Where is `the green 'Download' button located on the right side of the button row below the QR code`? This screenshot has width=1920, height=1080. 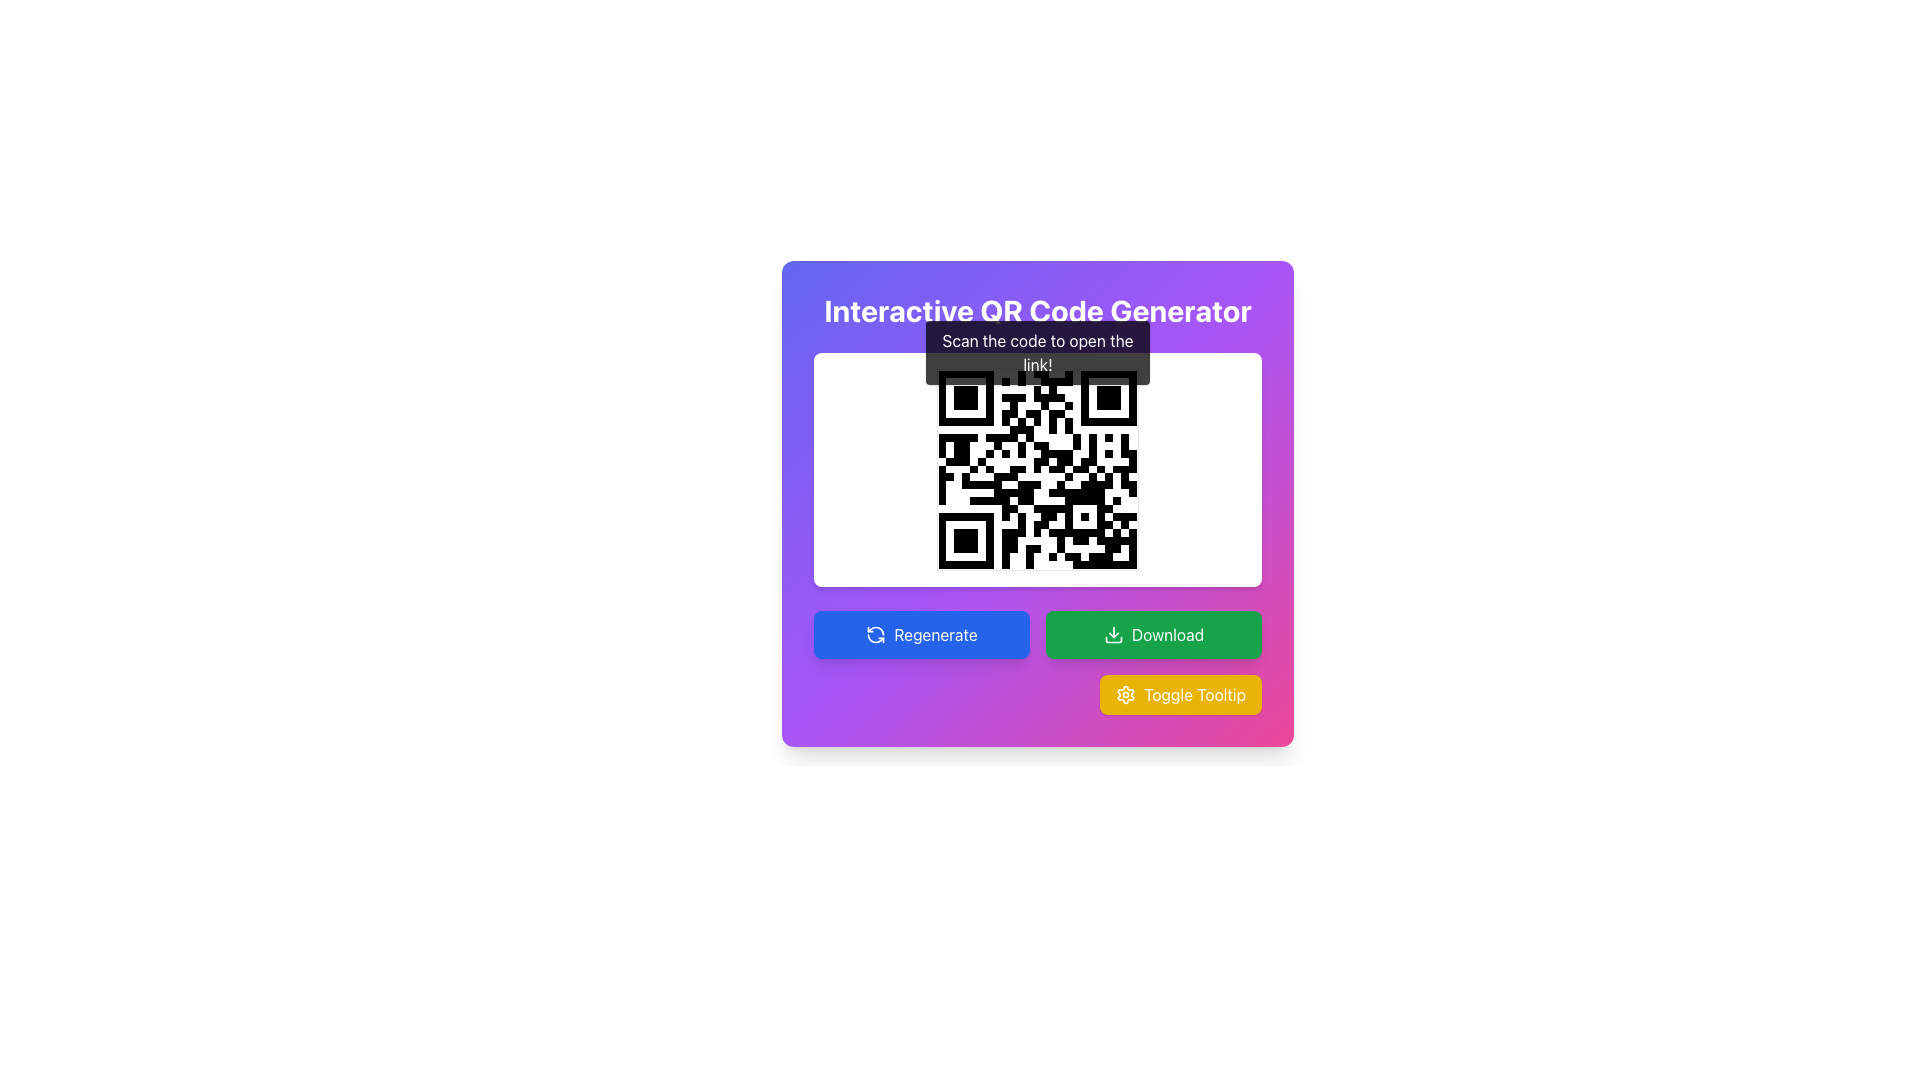
the green 'Download' button located on the right side of the button row below the QR code is located at coordinates (1153, 635).